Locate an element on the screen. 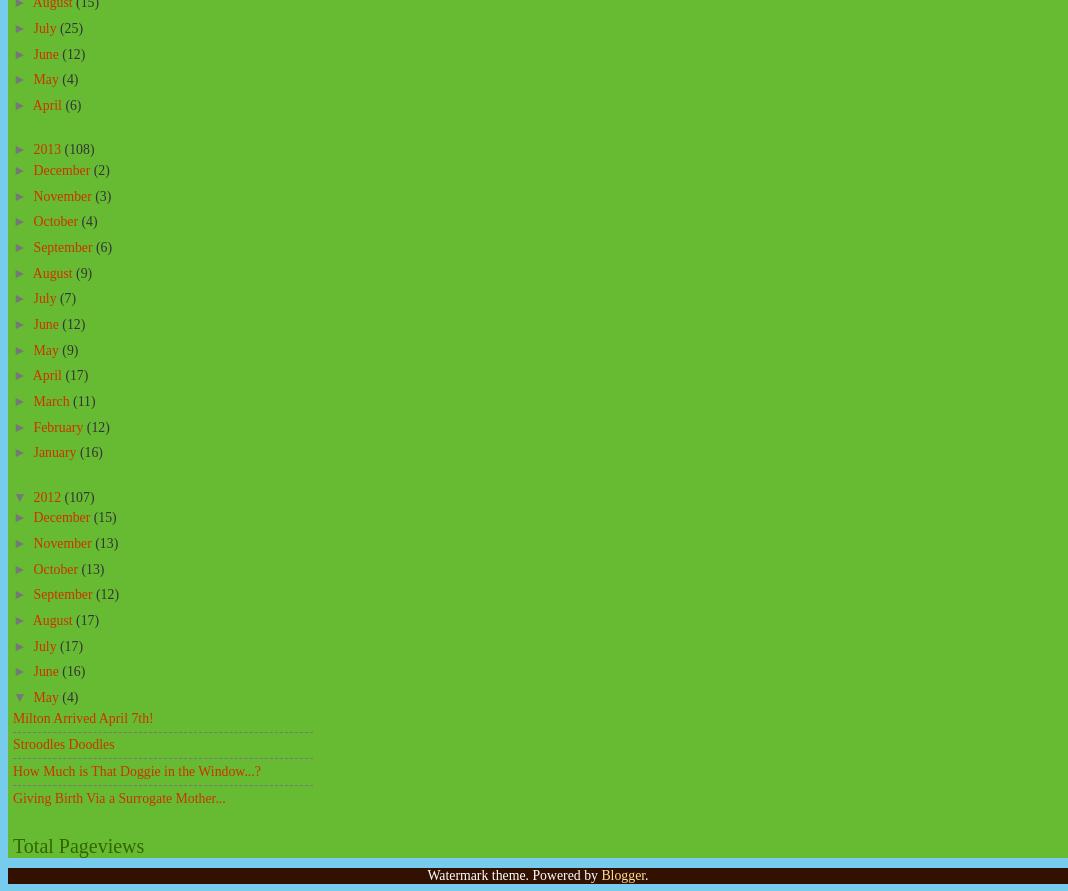 This screenshot has height=891, width=1068. '.' is located at coordinates (643, 874).